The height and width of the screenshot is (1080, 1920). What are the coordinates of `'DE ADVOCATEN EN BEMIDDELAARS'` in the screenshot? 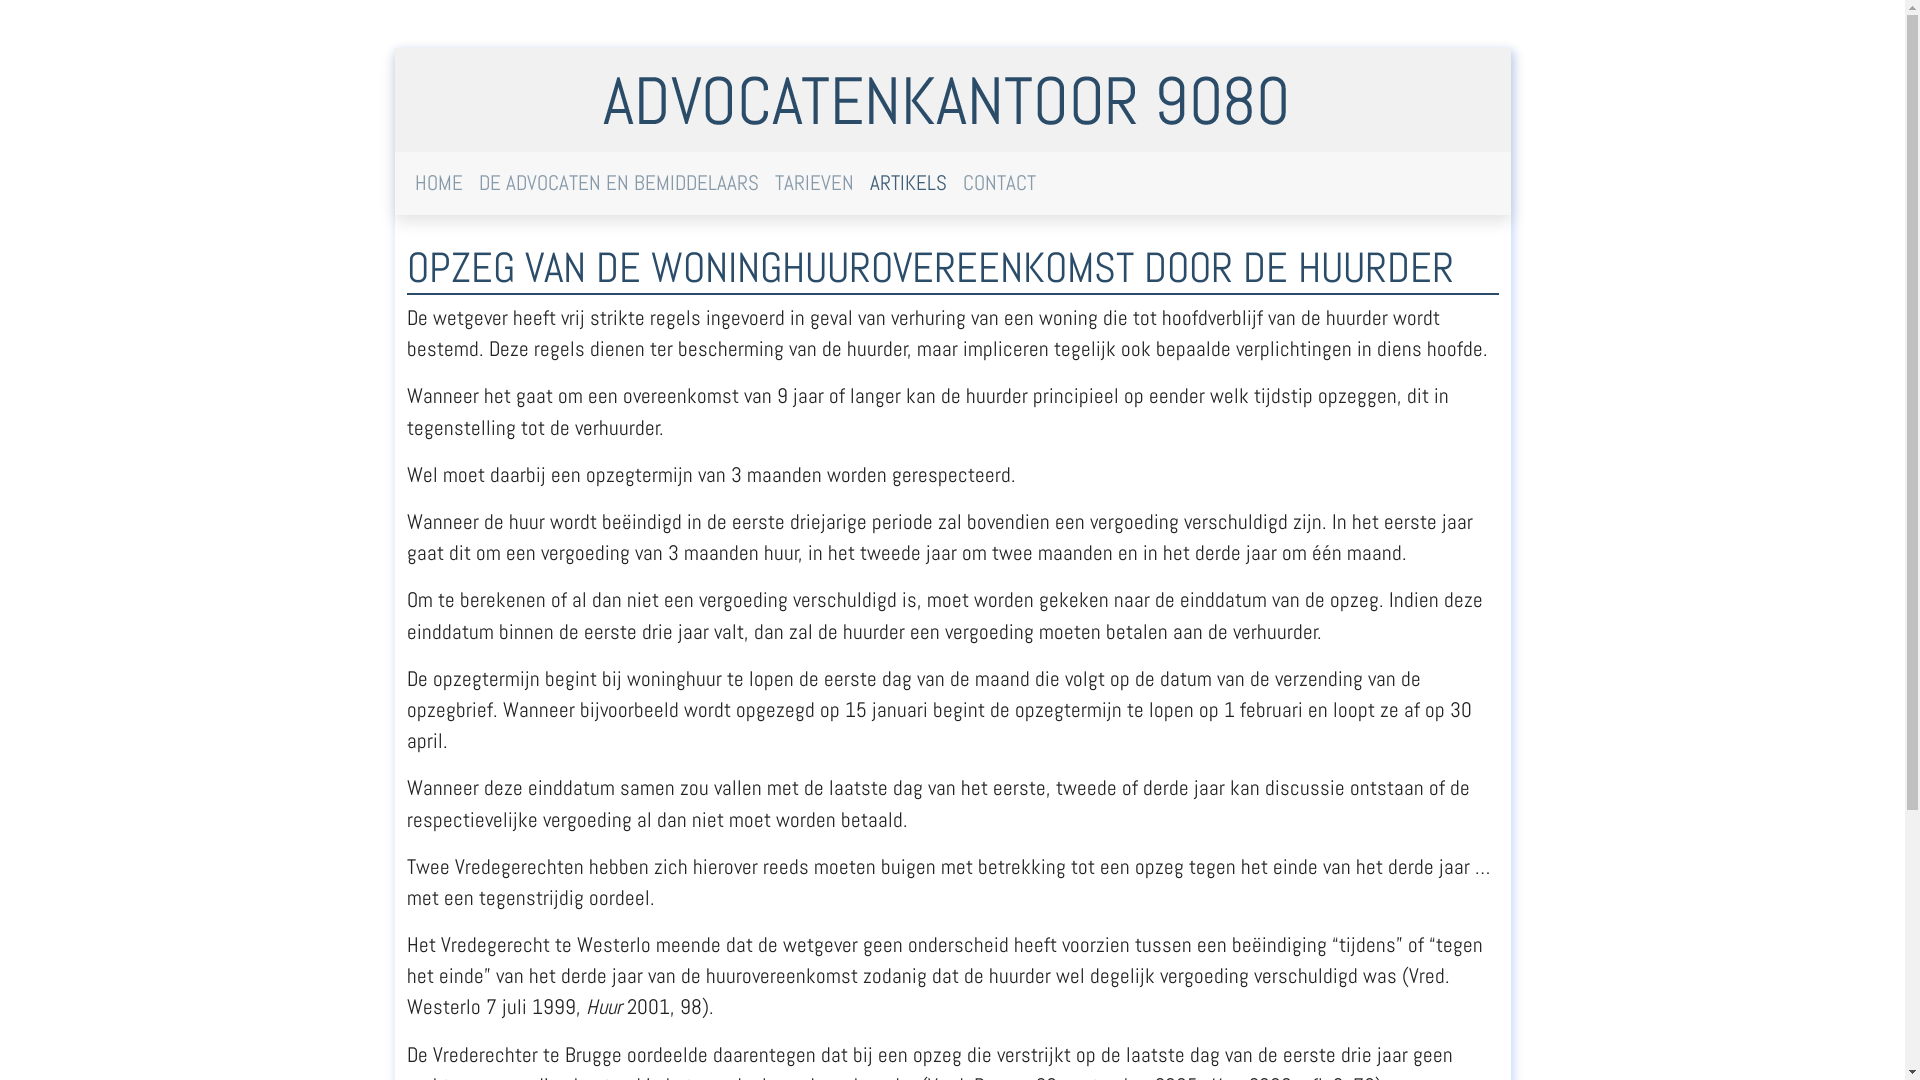 It's located at (617, 183).